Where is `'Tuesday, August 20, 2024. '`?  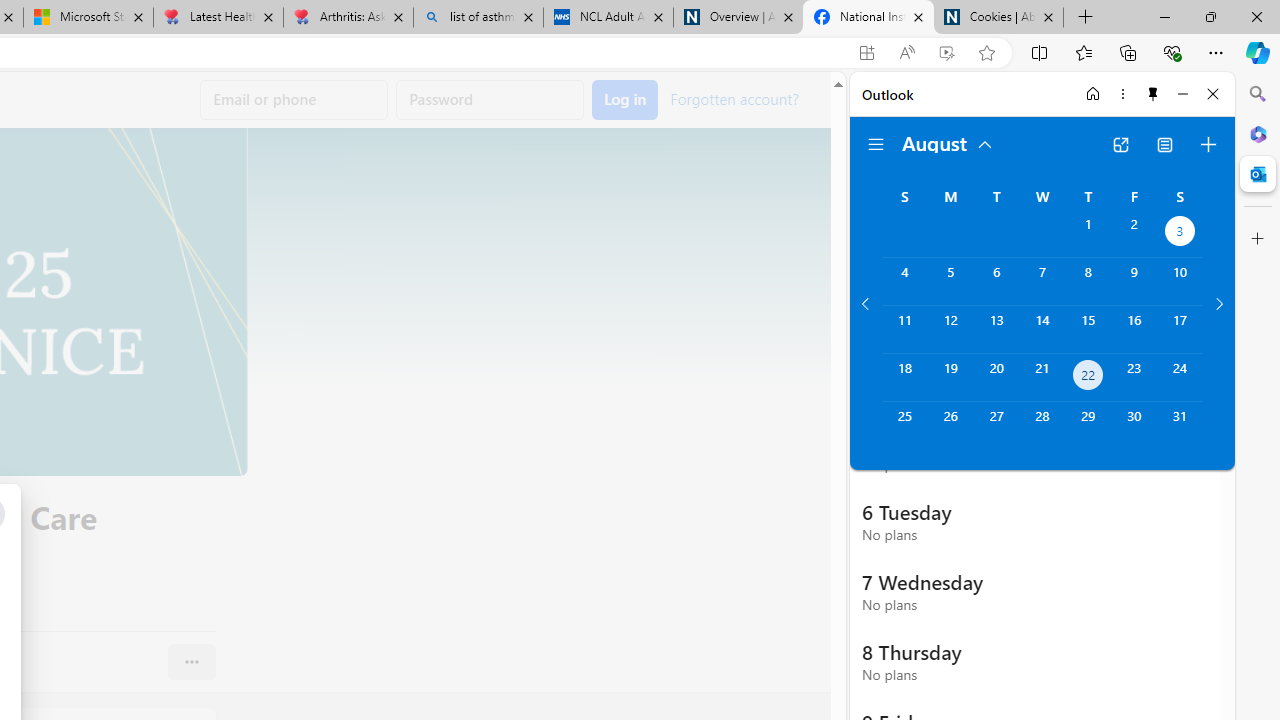 'Tuesday, August 20, 2024. ' is located at coordinates (996, 377).